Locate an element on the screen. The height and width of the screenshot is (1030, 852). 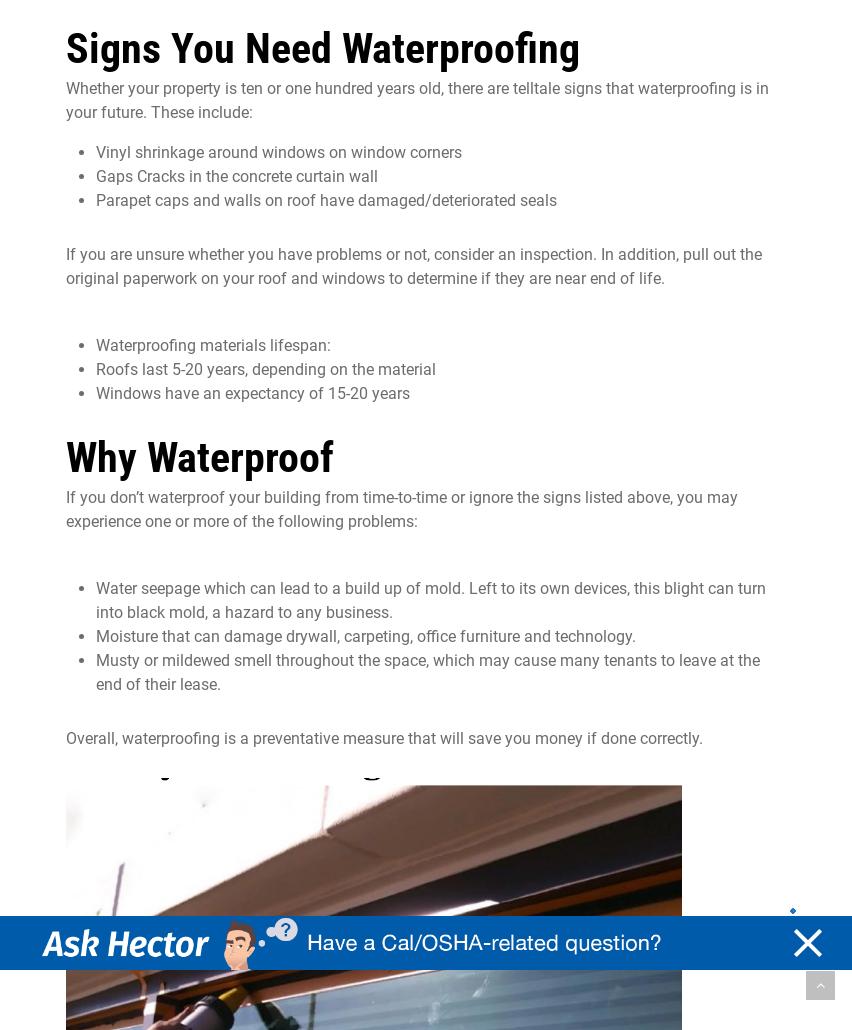
'concrete' is located at coordinates (264, 176).